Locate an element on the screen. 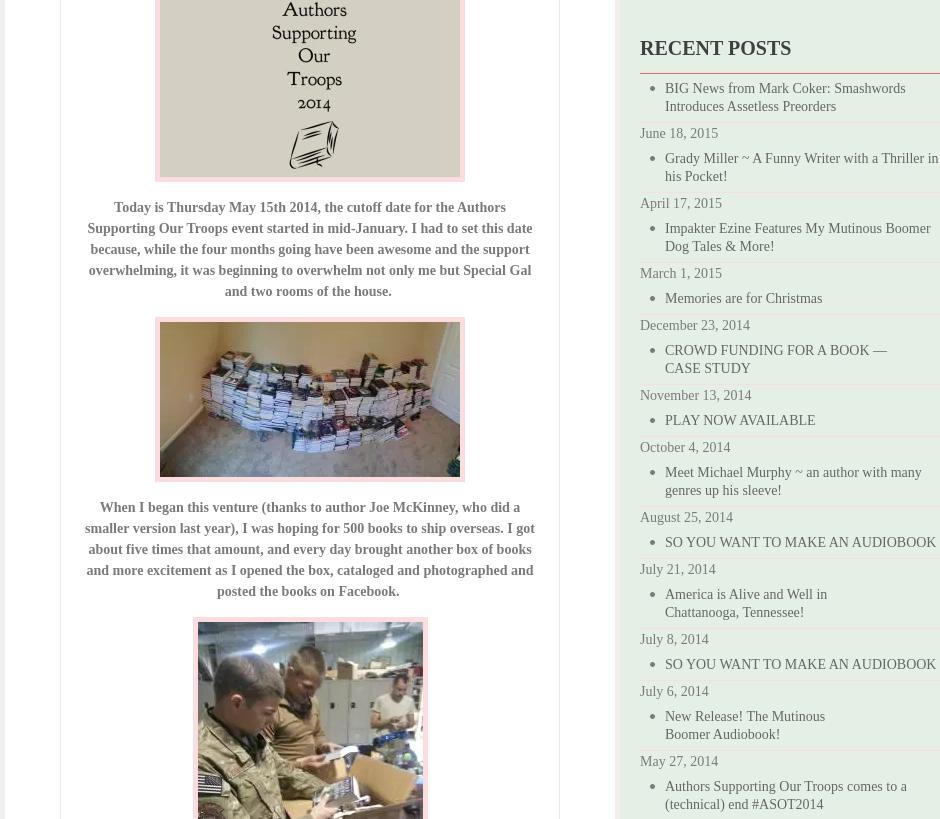  'October 4, 2014' is located at coordinates (683, 447).